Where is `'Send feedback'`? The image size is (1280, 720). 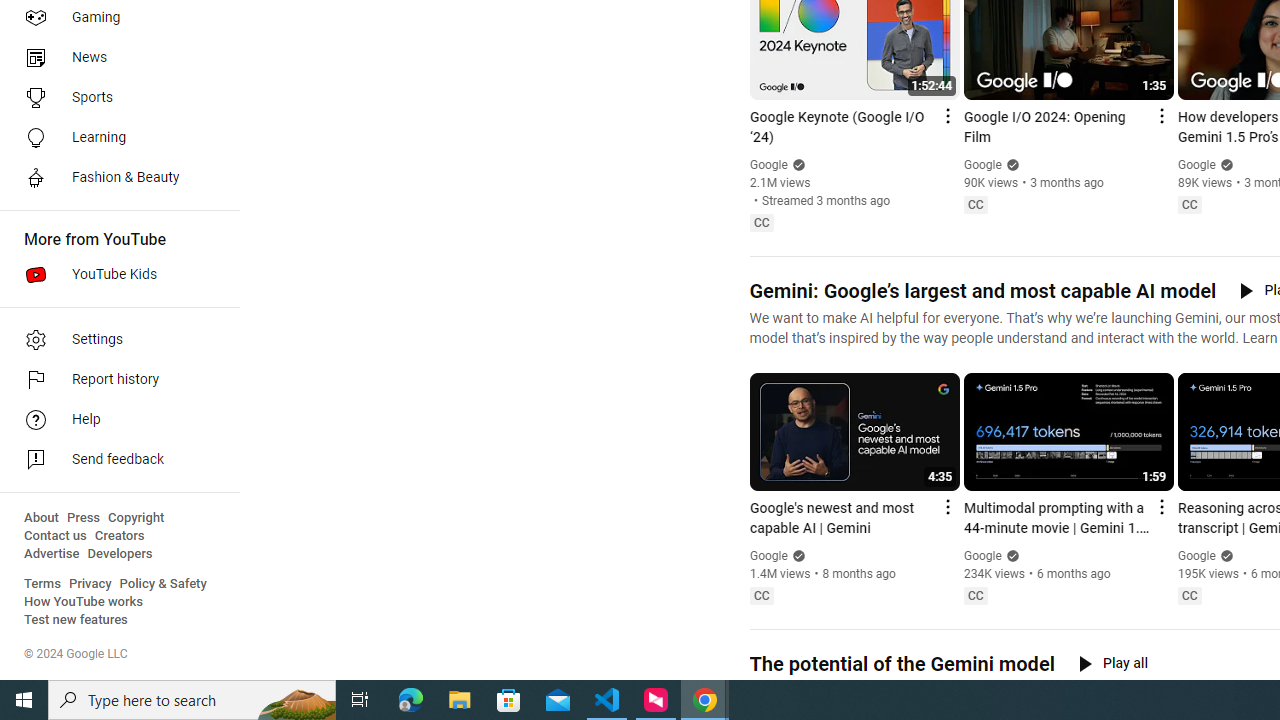
'Send feedback' is located at coordinates (112, 460).